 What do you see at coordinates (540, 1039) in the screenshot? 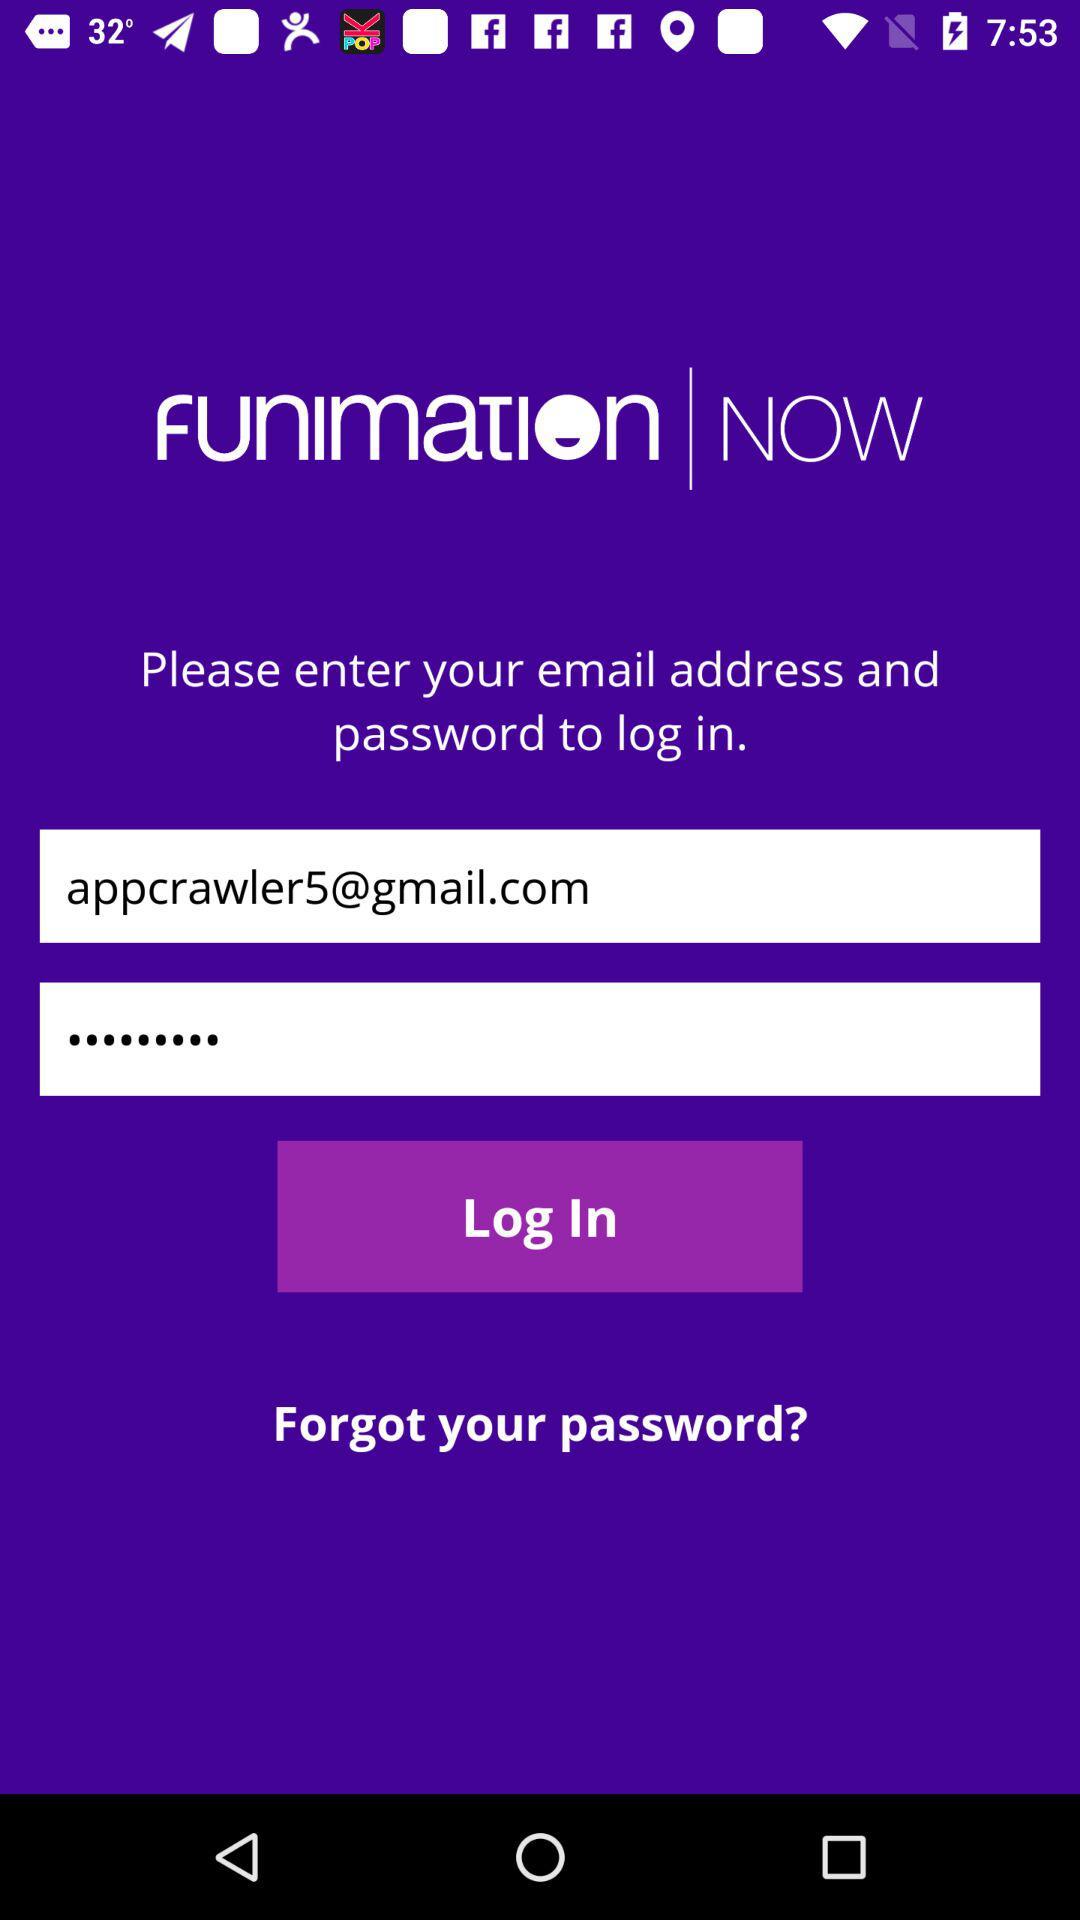
I see `the icon above the log in` at bounding box center [540, 1039].